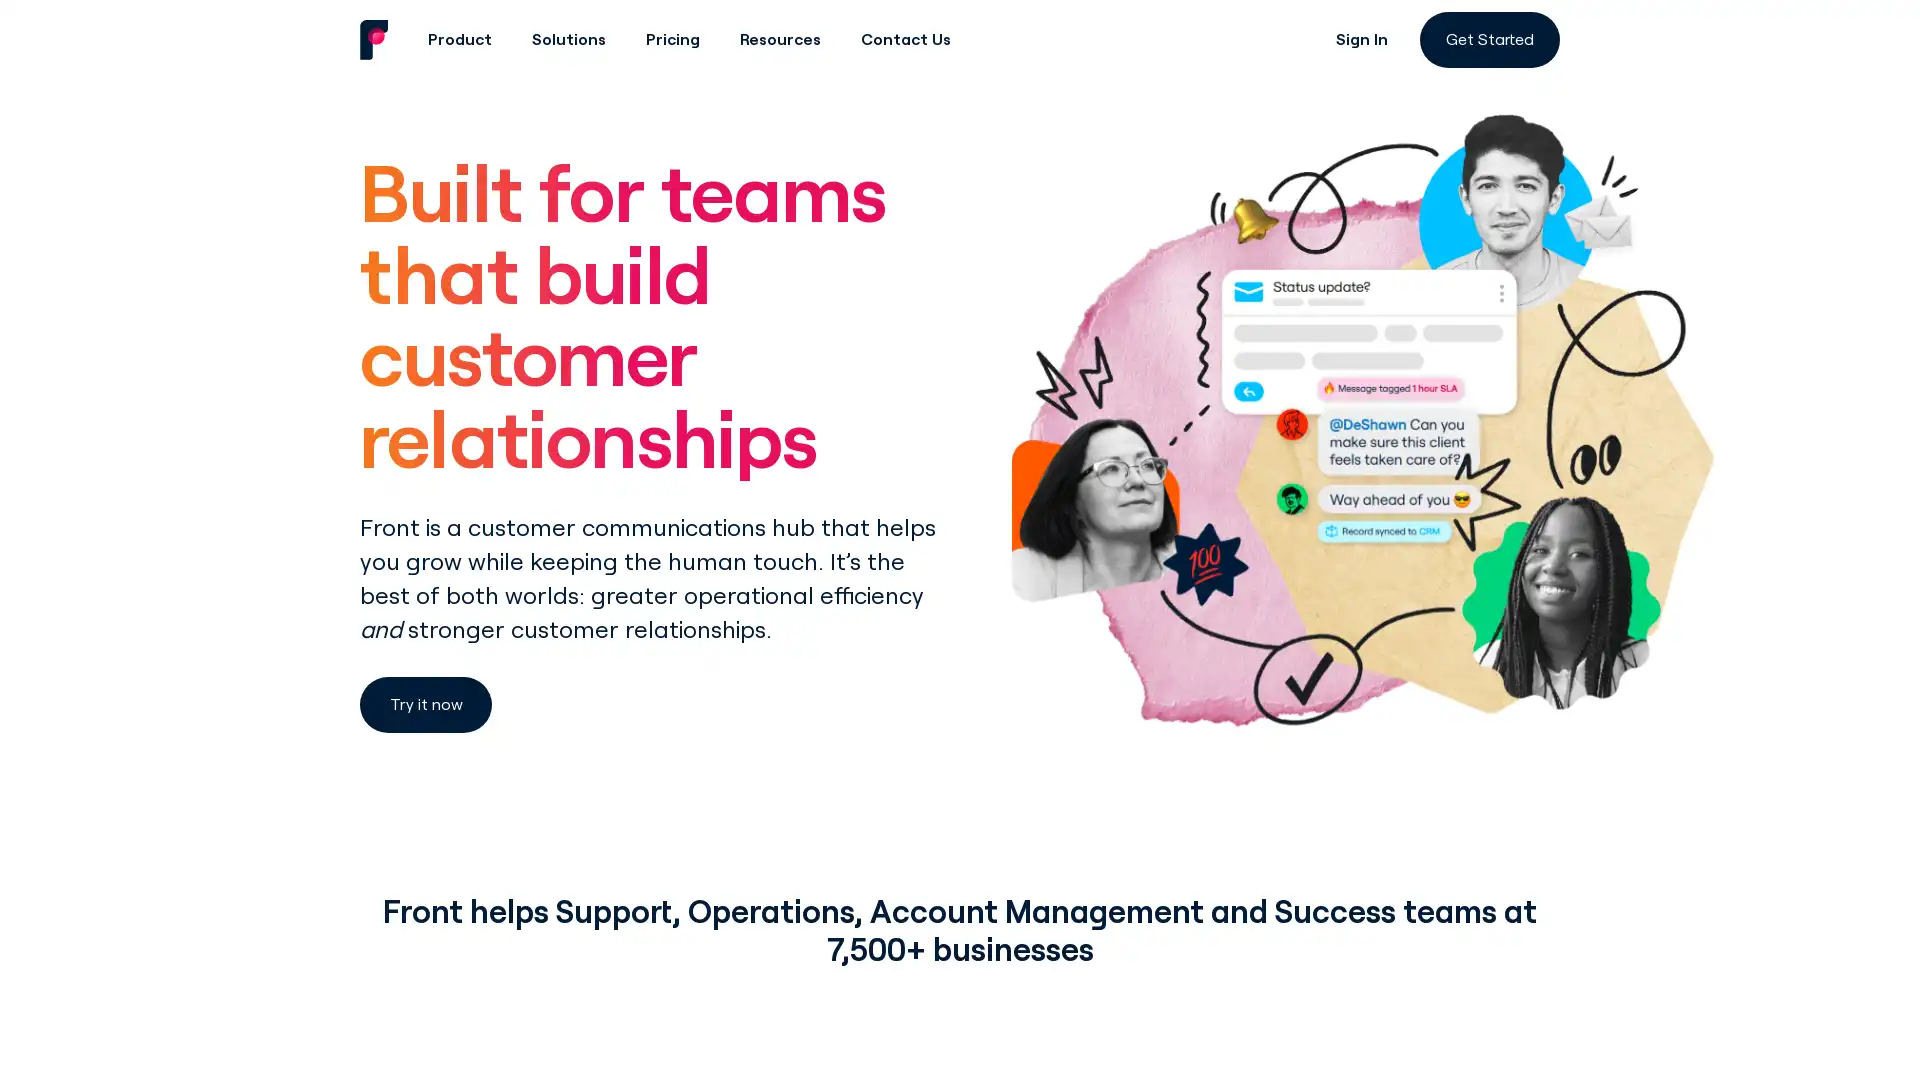 The width and height of the screenshot is (1920, 1080). What do you see at coordinates (1489, 39) in the screenshot?
I see `Get Started` at bounding box center [1489, 39].